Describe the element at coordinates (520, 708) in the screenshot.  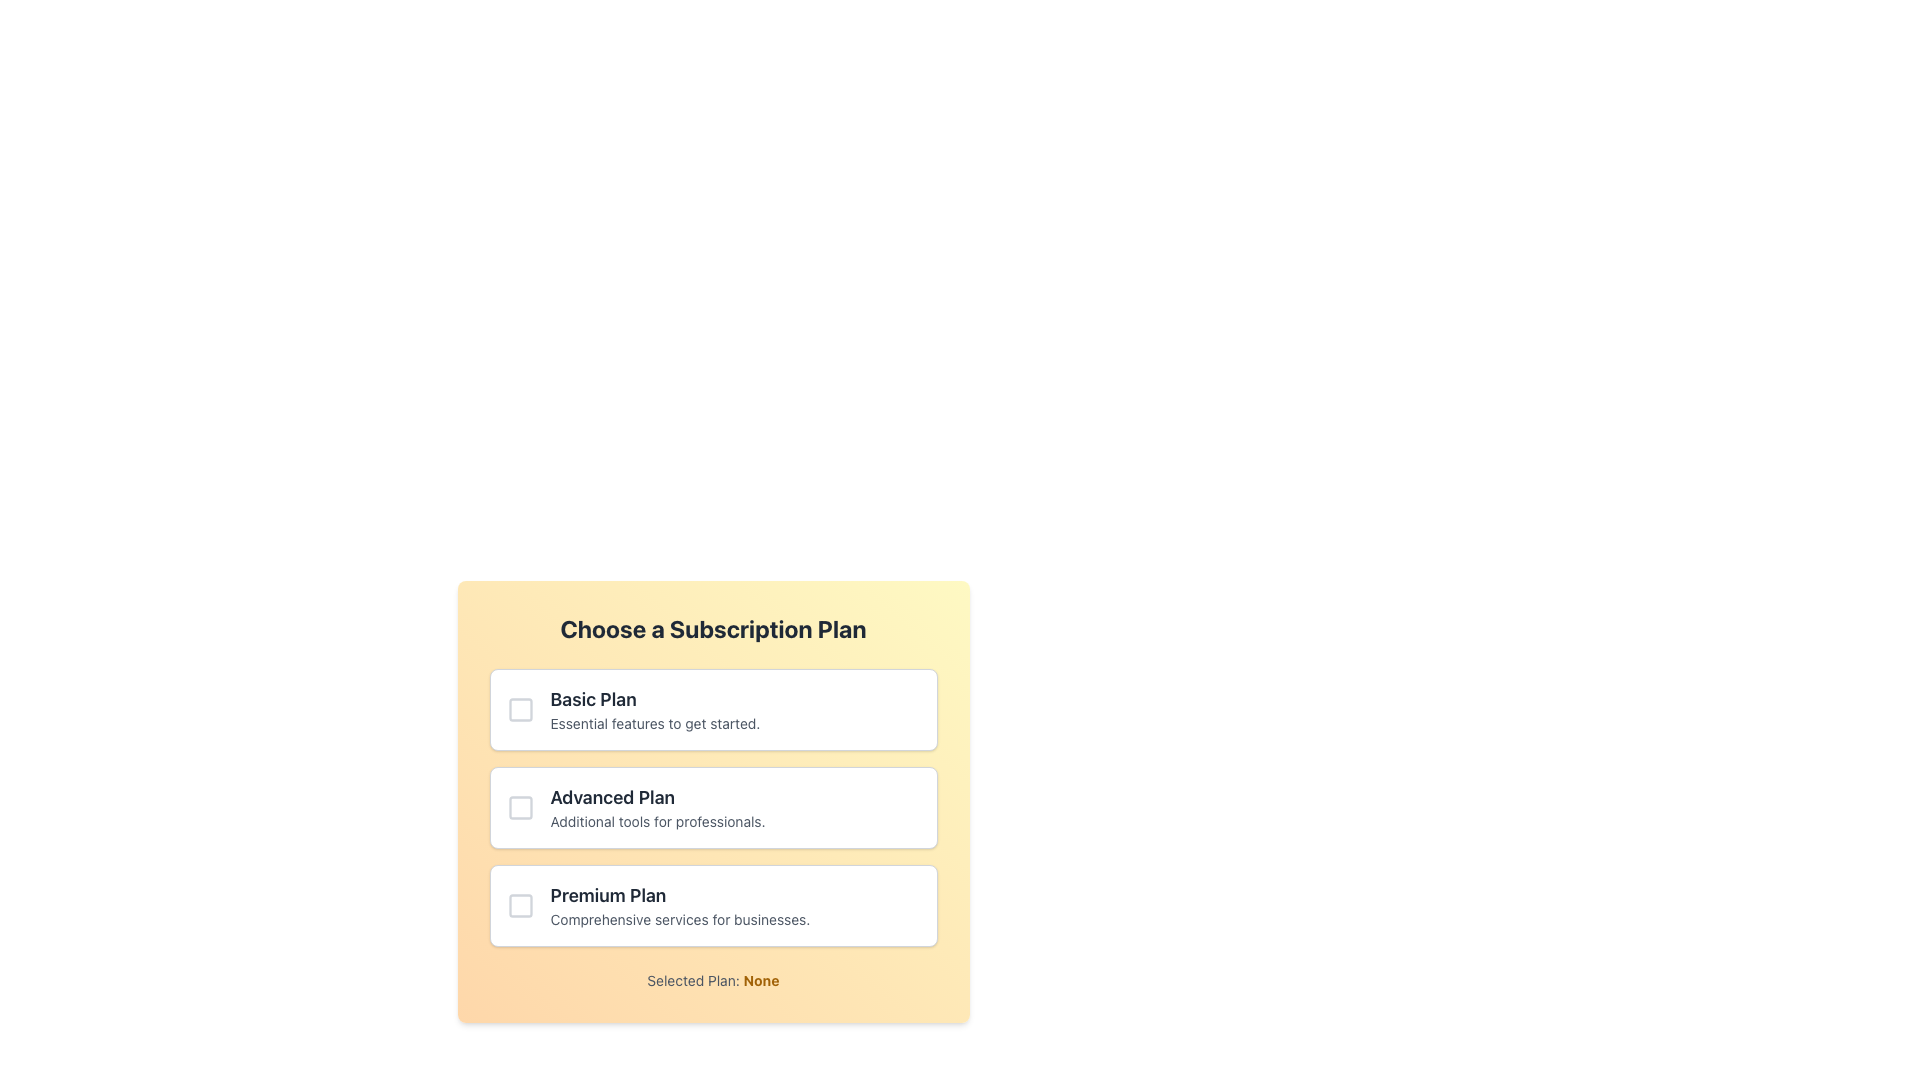
I see `the checkbox located to the left of the 'Basic Plan' text` at that location.